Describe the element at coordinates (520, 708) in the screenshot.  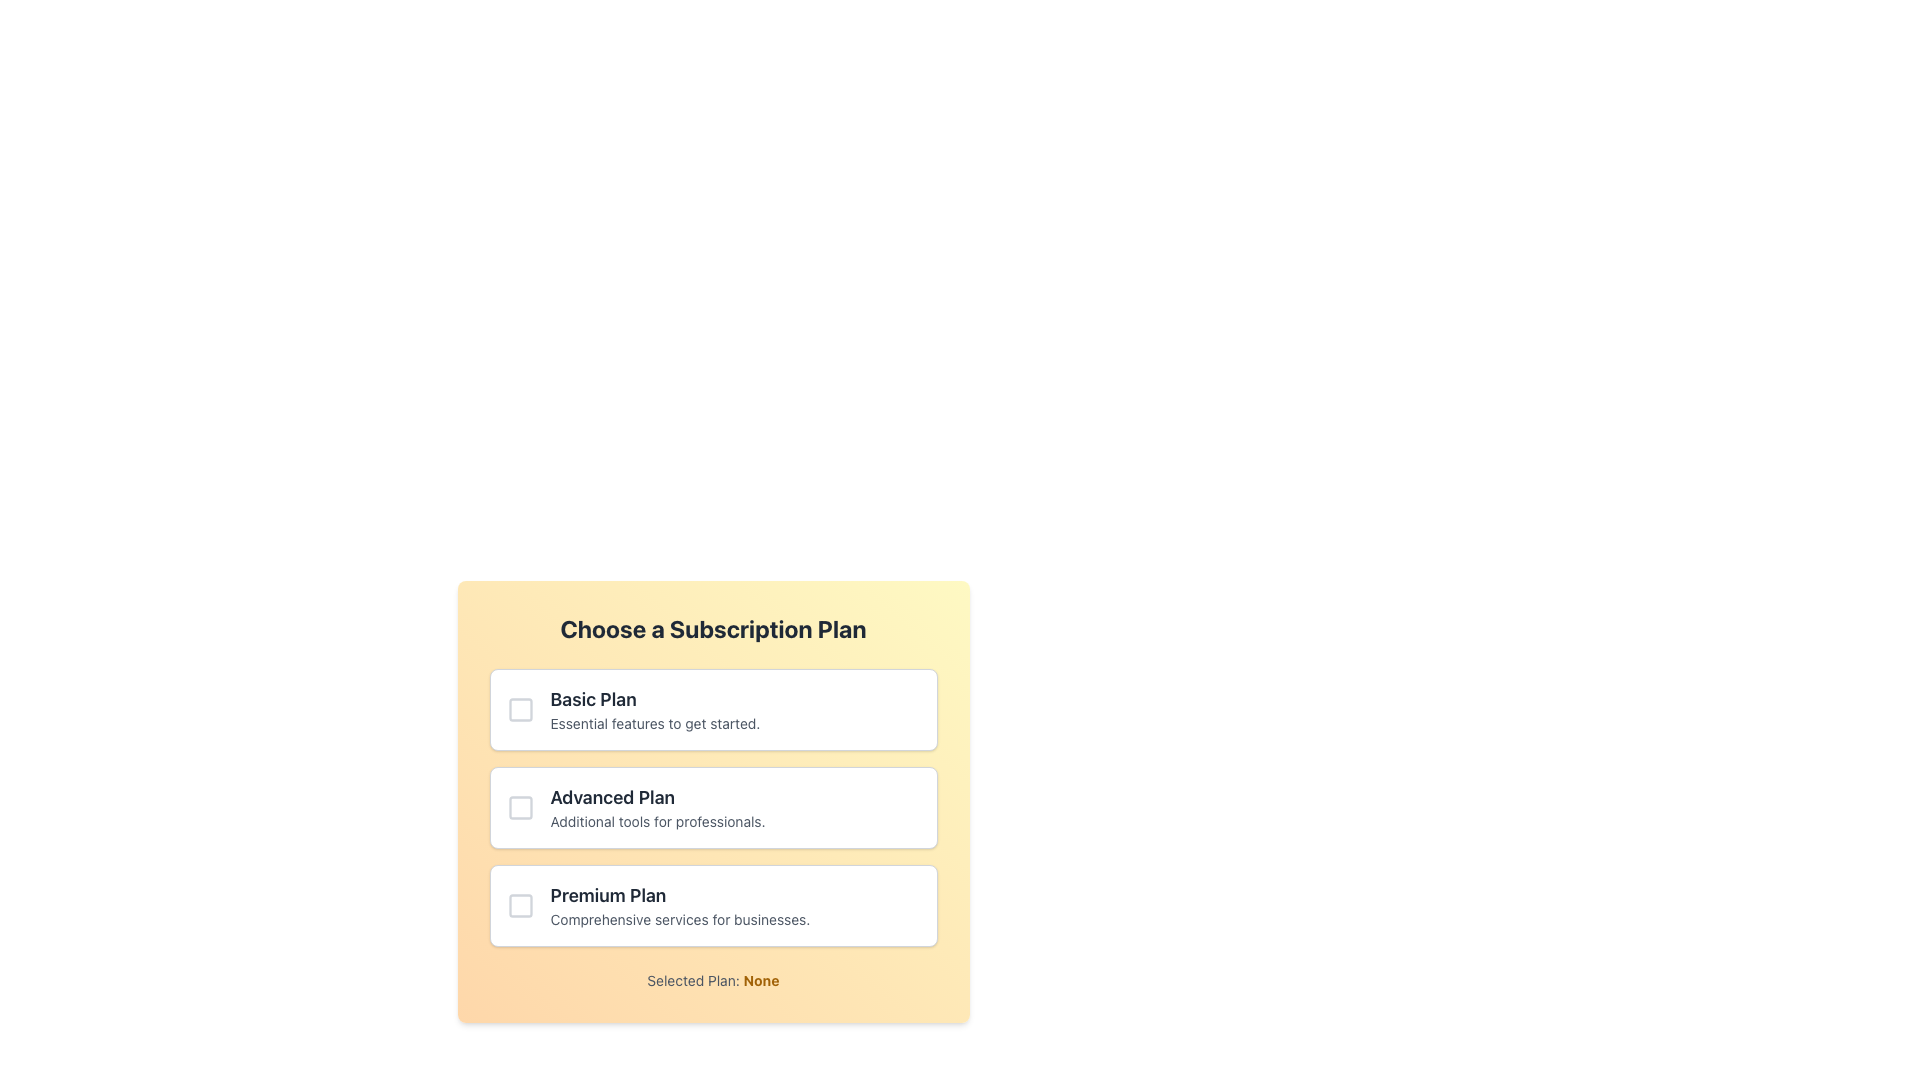
I see `the checkbox located to the left of the 'Basic Plan' text` at that location.